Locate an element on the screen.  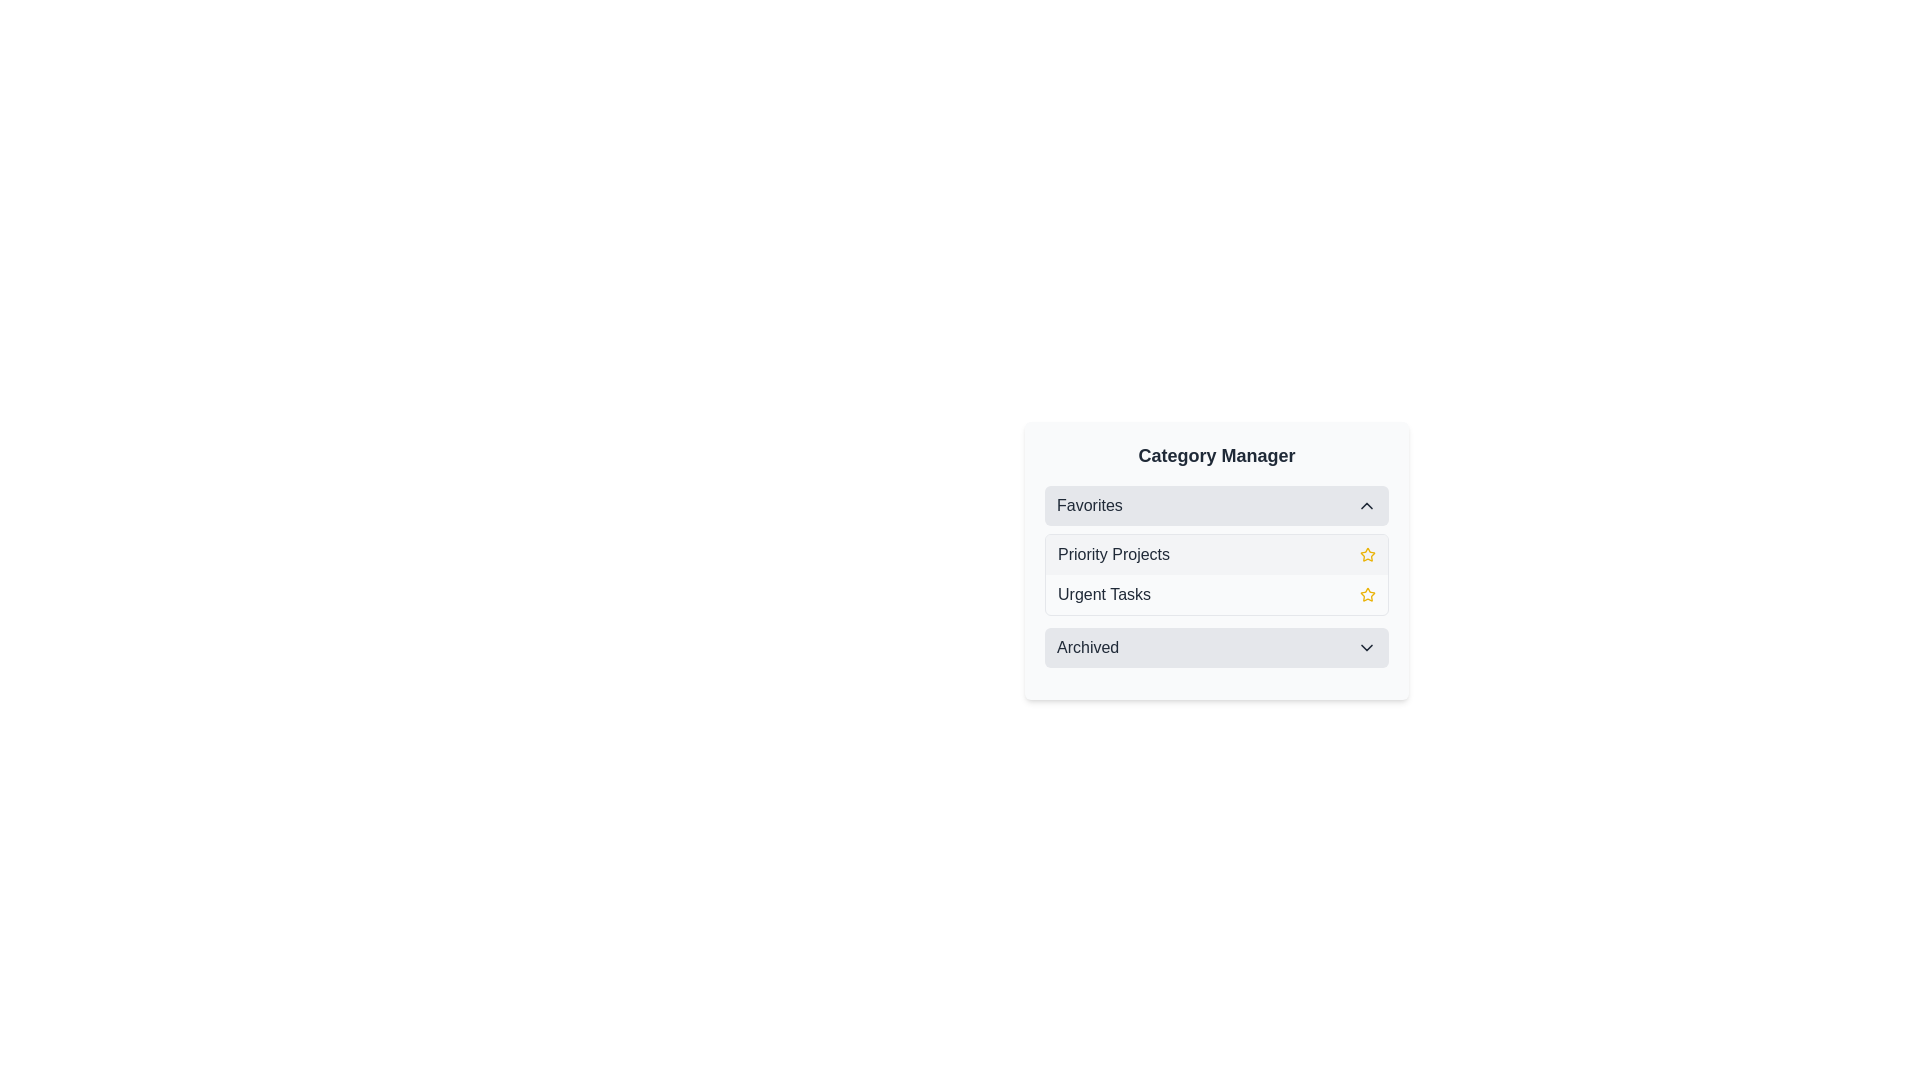
text content of the 'Archived' text label located in the last row of the 'Category Manager' interface is located at coordinates (1087, 648).